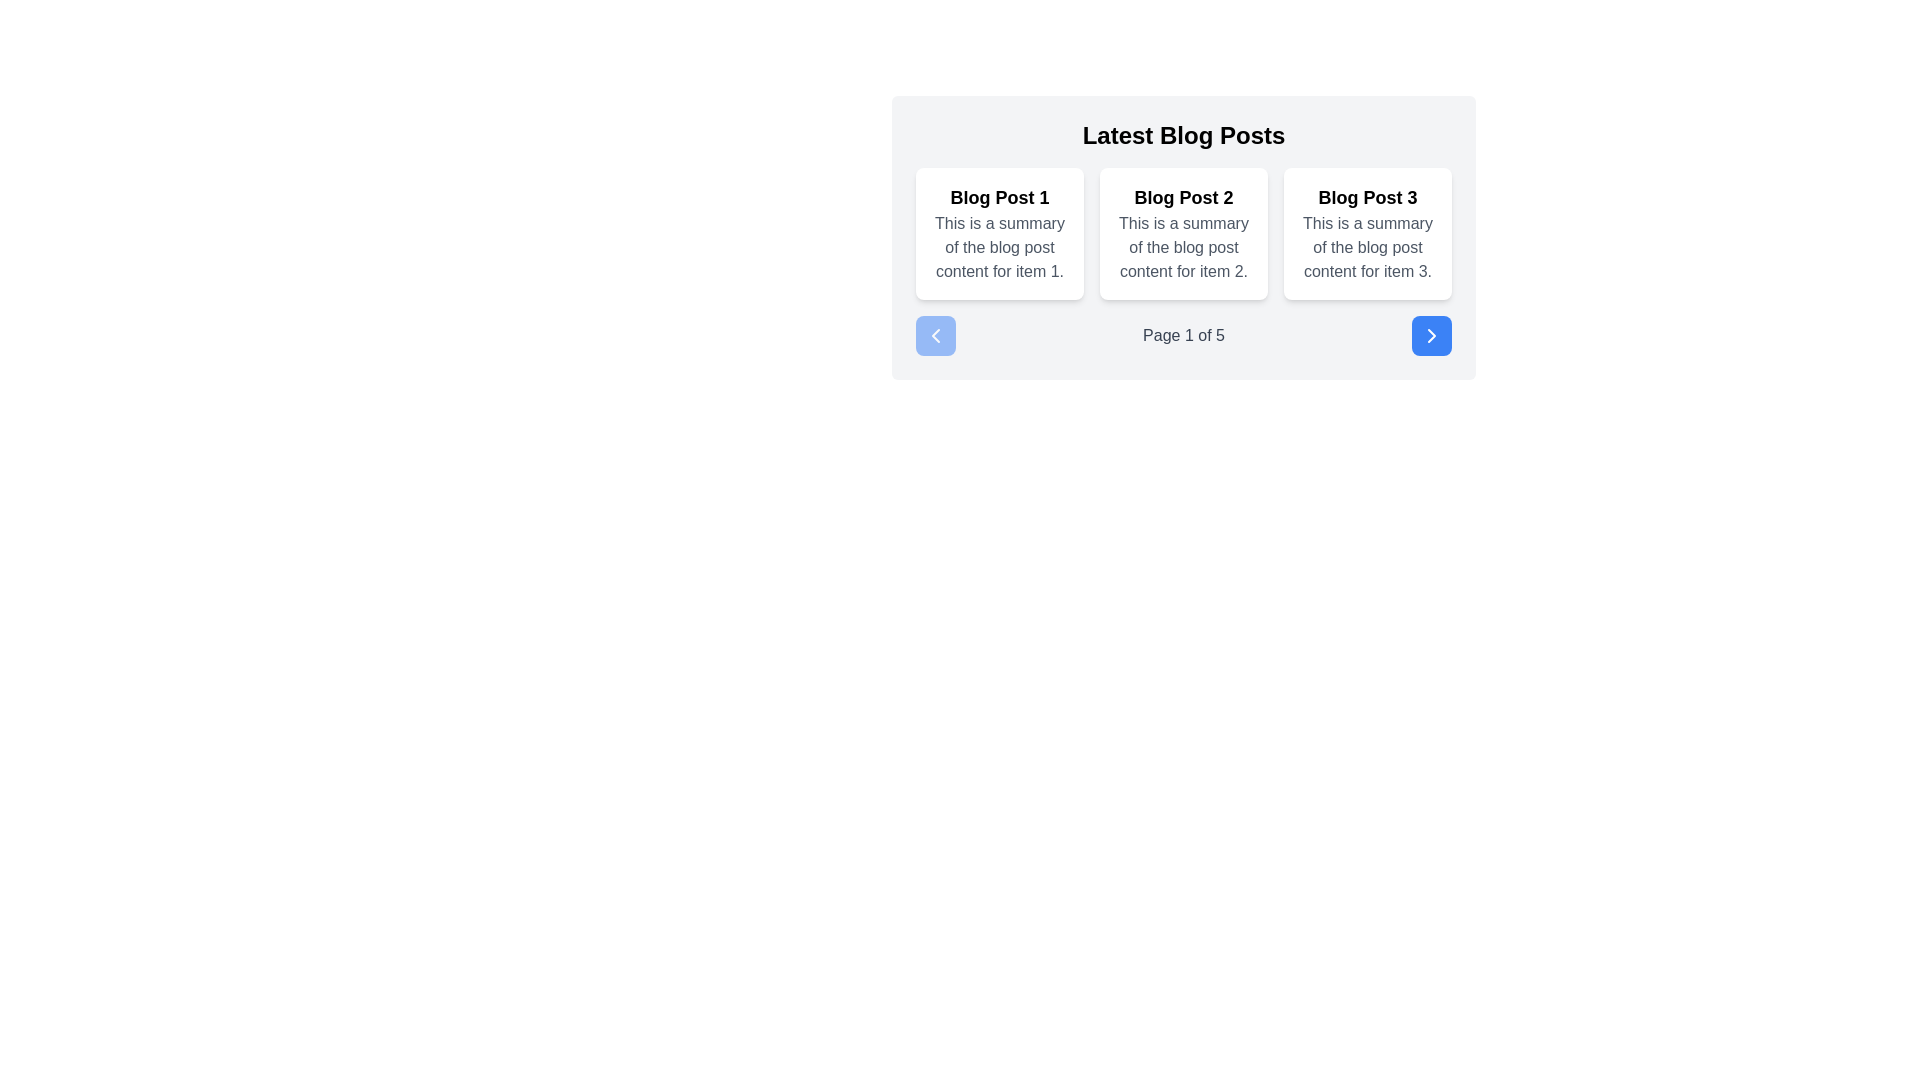  I want to click on the static text label displaying 'Page 1 of 5' in a gray font, located within the navigation bar for paginated content, so click(1184, 334).